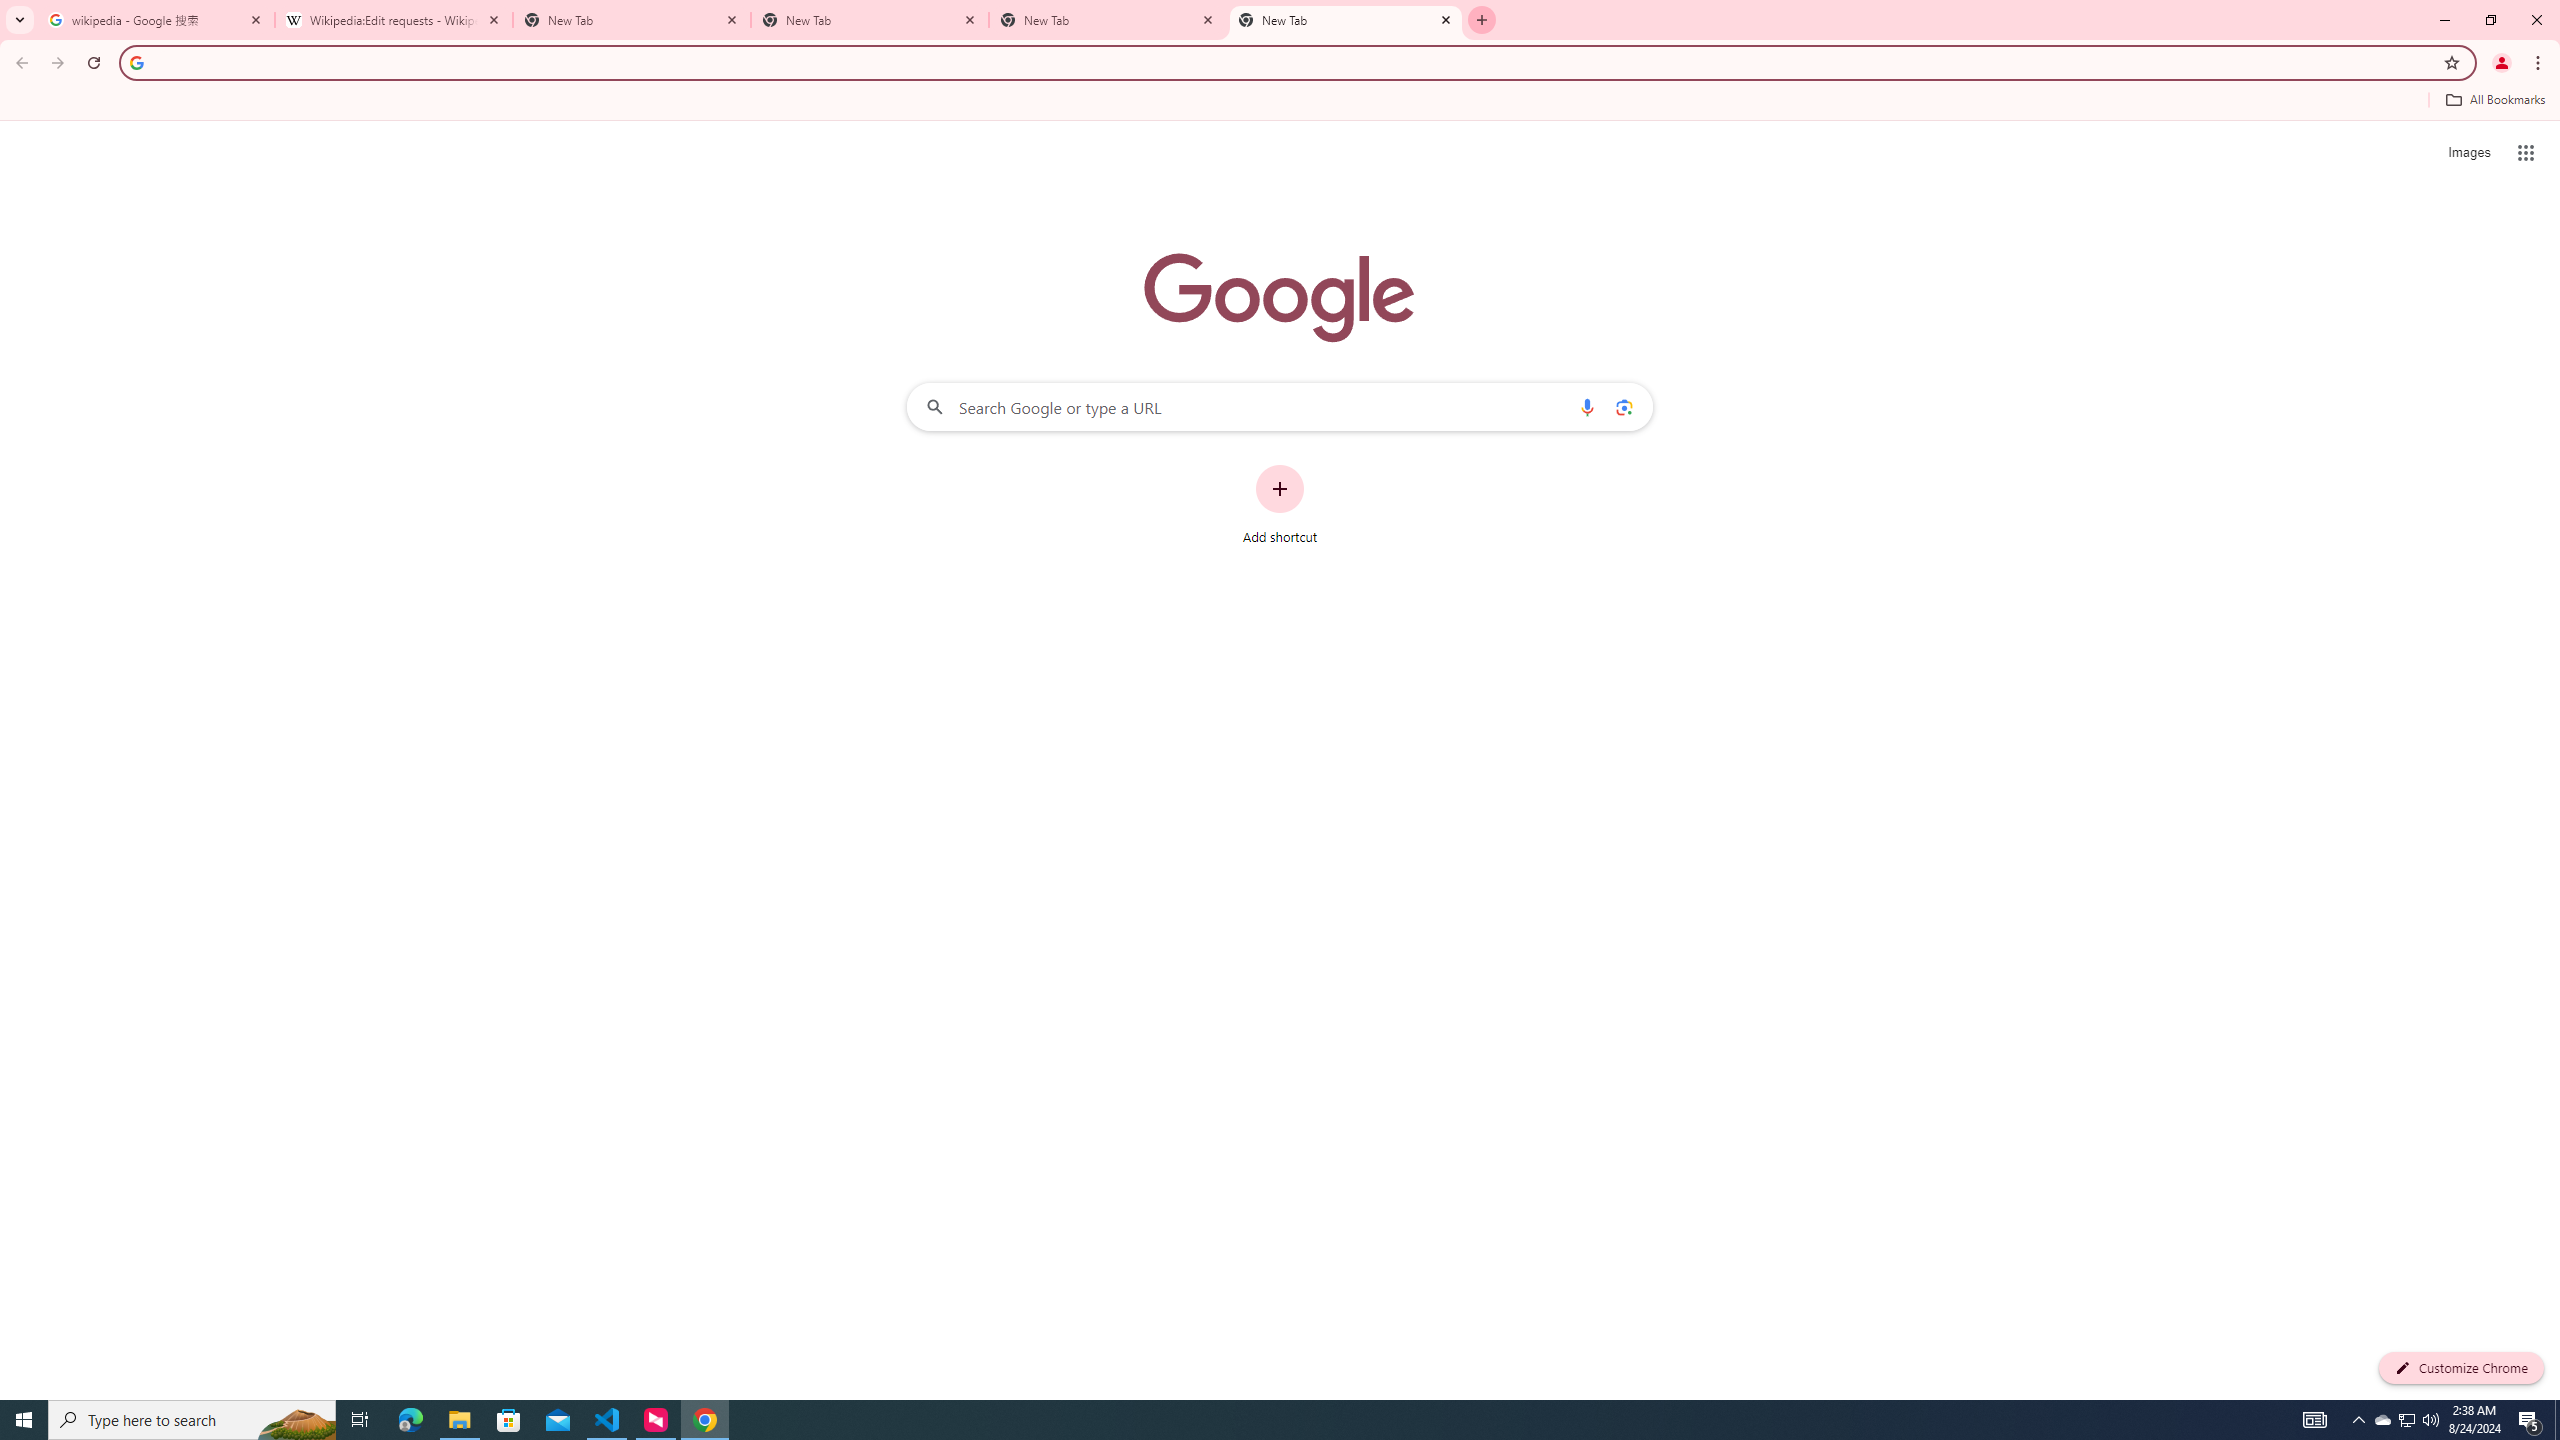 The image size is (2560, 1440). Describe the element at coordinates (2539, 62) in the screenshot. I see `'Chrome'` at that location.